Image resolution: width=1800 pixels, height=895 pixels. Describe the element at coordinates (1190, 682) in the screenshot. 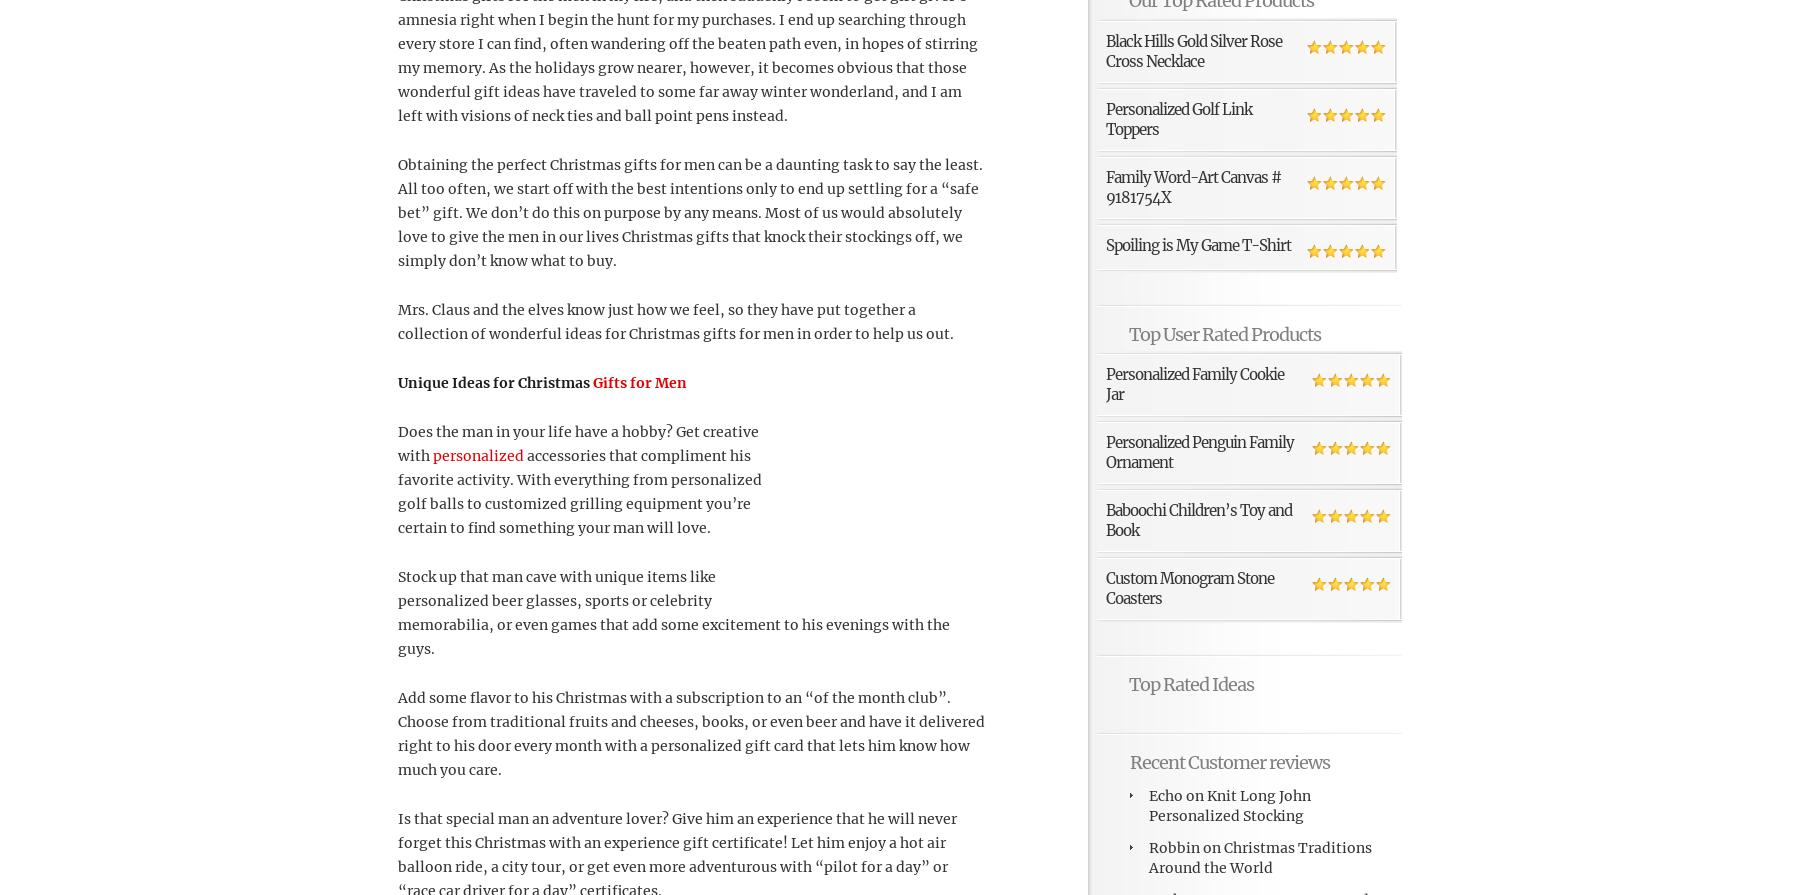

I see `'Top Rated Ideas'` at that location.